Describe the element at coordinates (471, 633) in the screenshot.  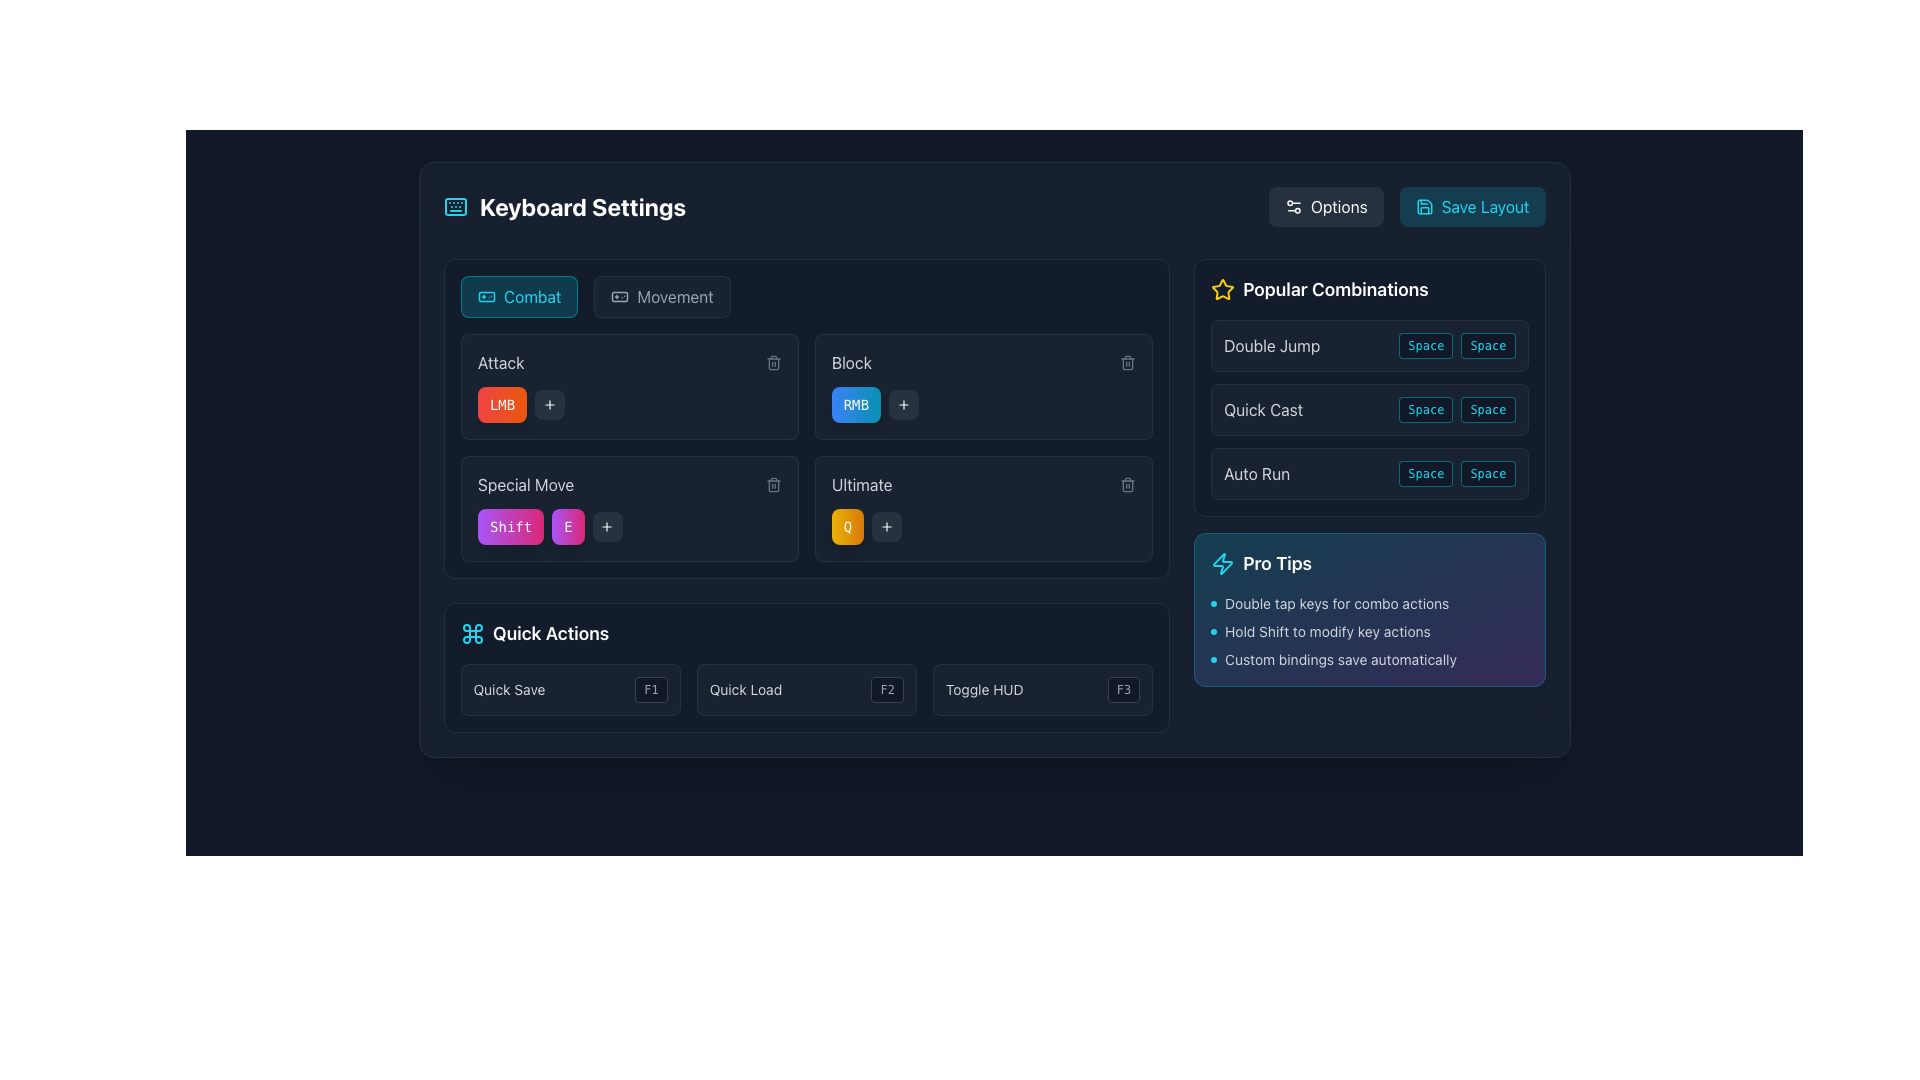
I see `the small cyan-outlined command symbol icon located to the immediate left of the 'Quick Actions' text` at that location.